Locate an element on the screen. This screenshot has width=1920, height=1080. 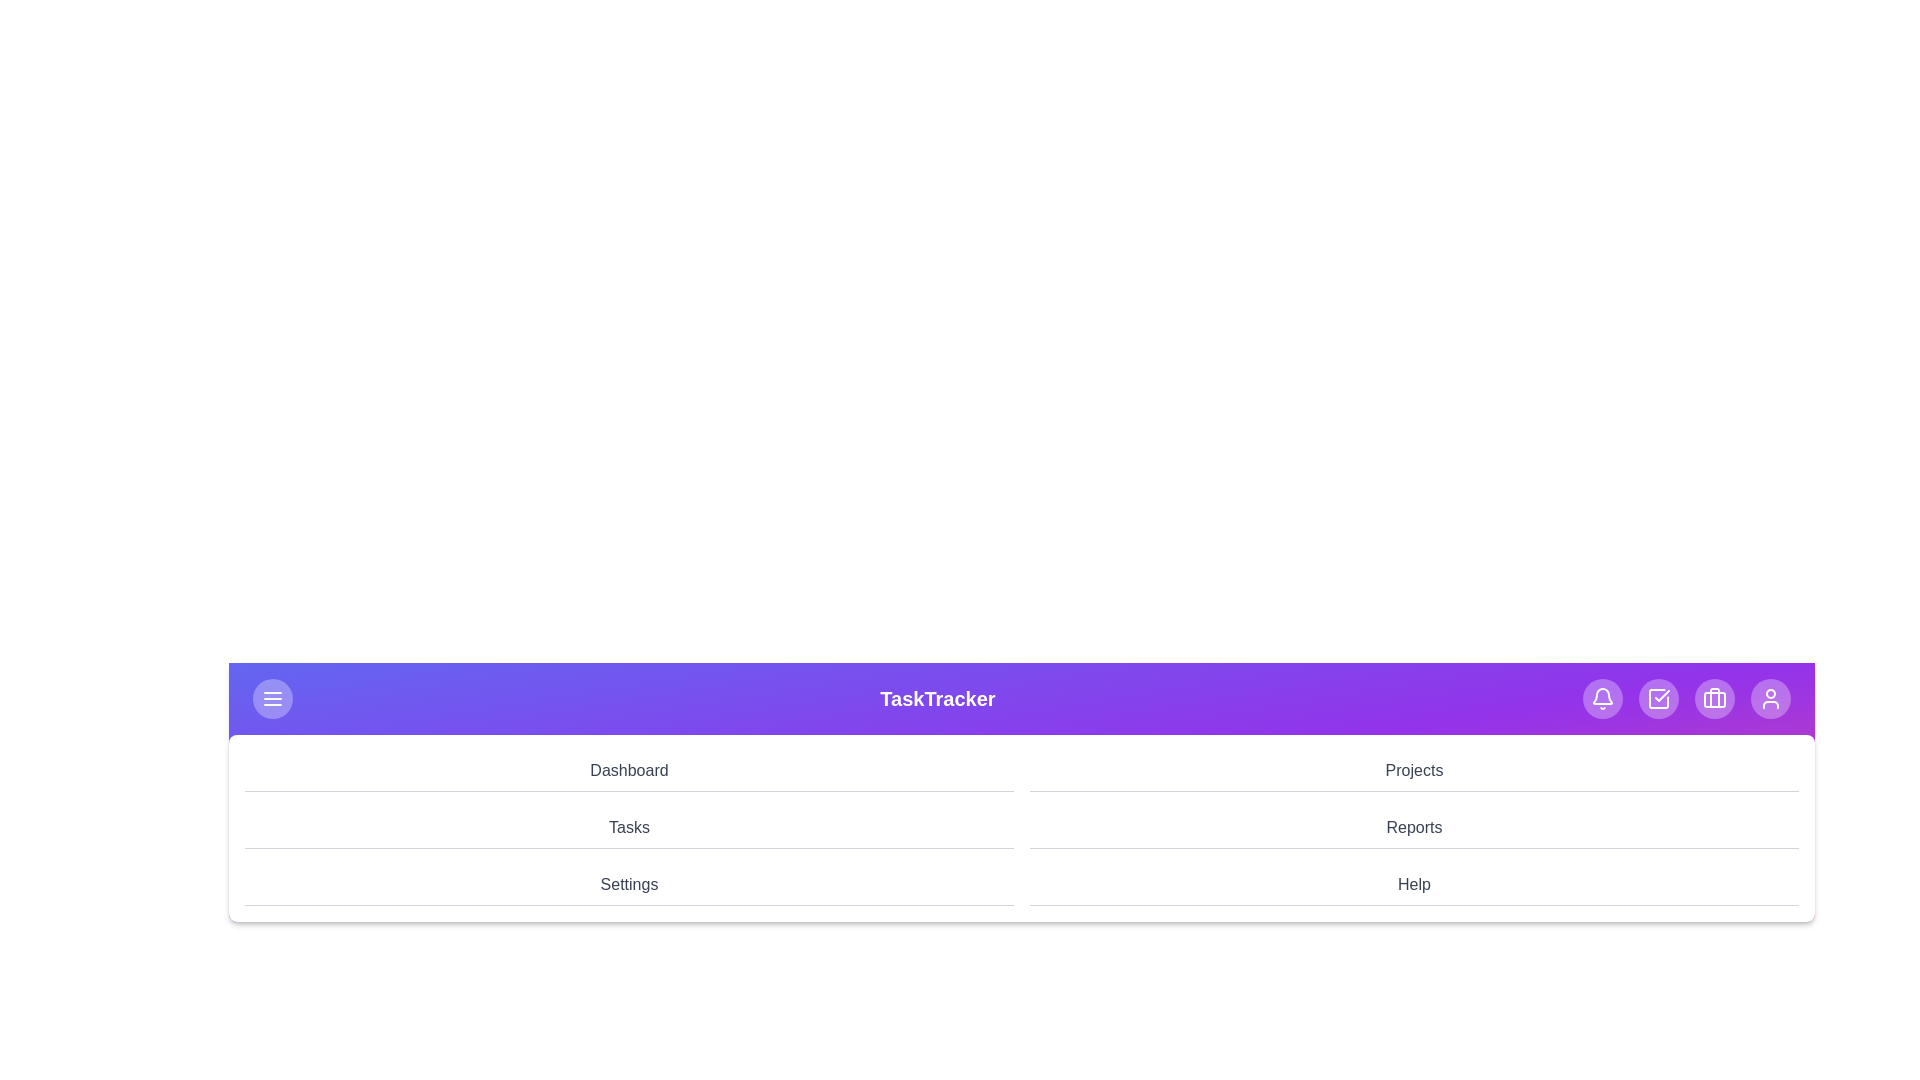
the notifications icon in the app bar is located at coordinates (1603, 697).